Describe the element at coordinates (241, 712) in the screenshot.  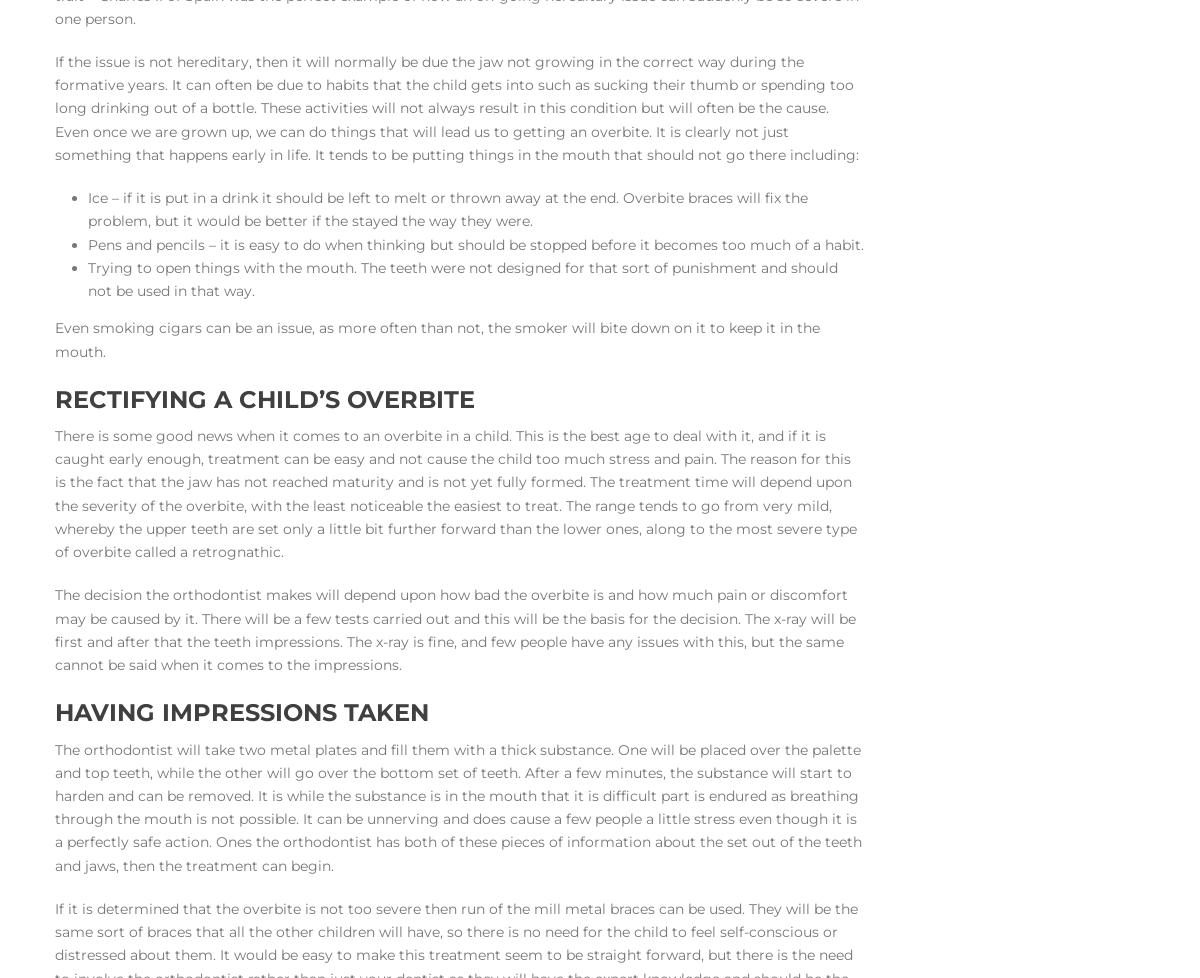
I see `'Having impressions taken'` at that location.